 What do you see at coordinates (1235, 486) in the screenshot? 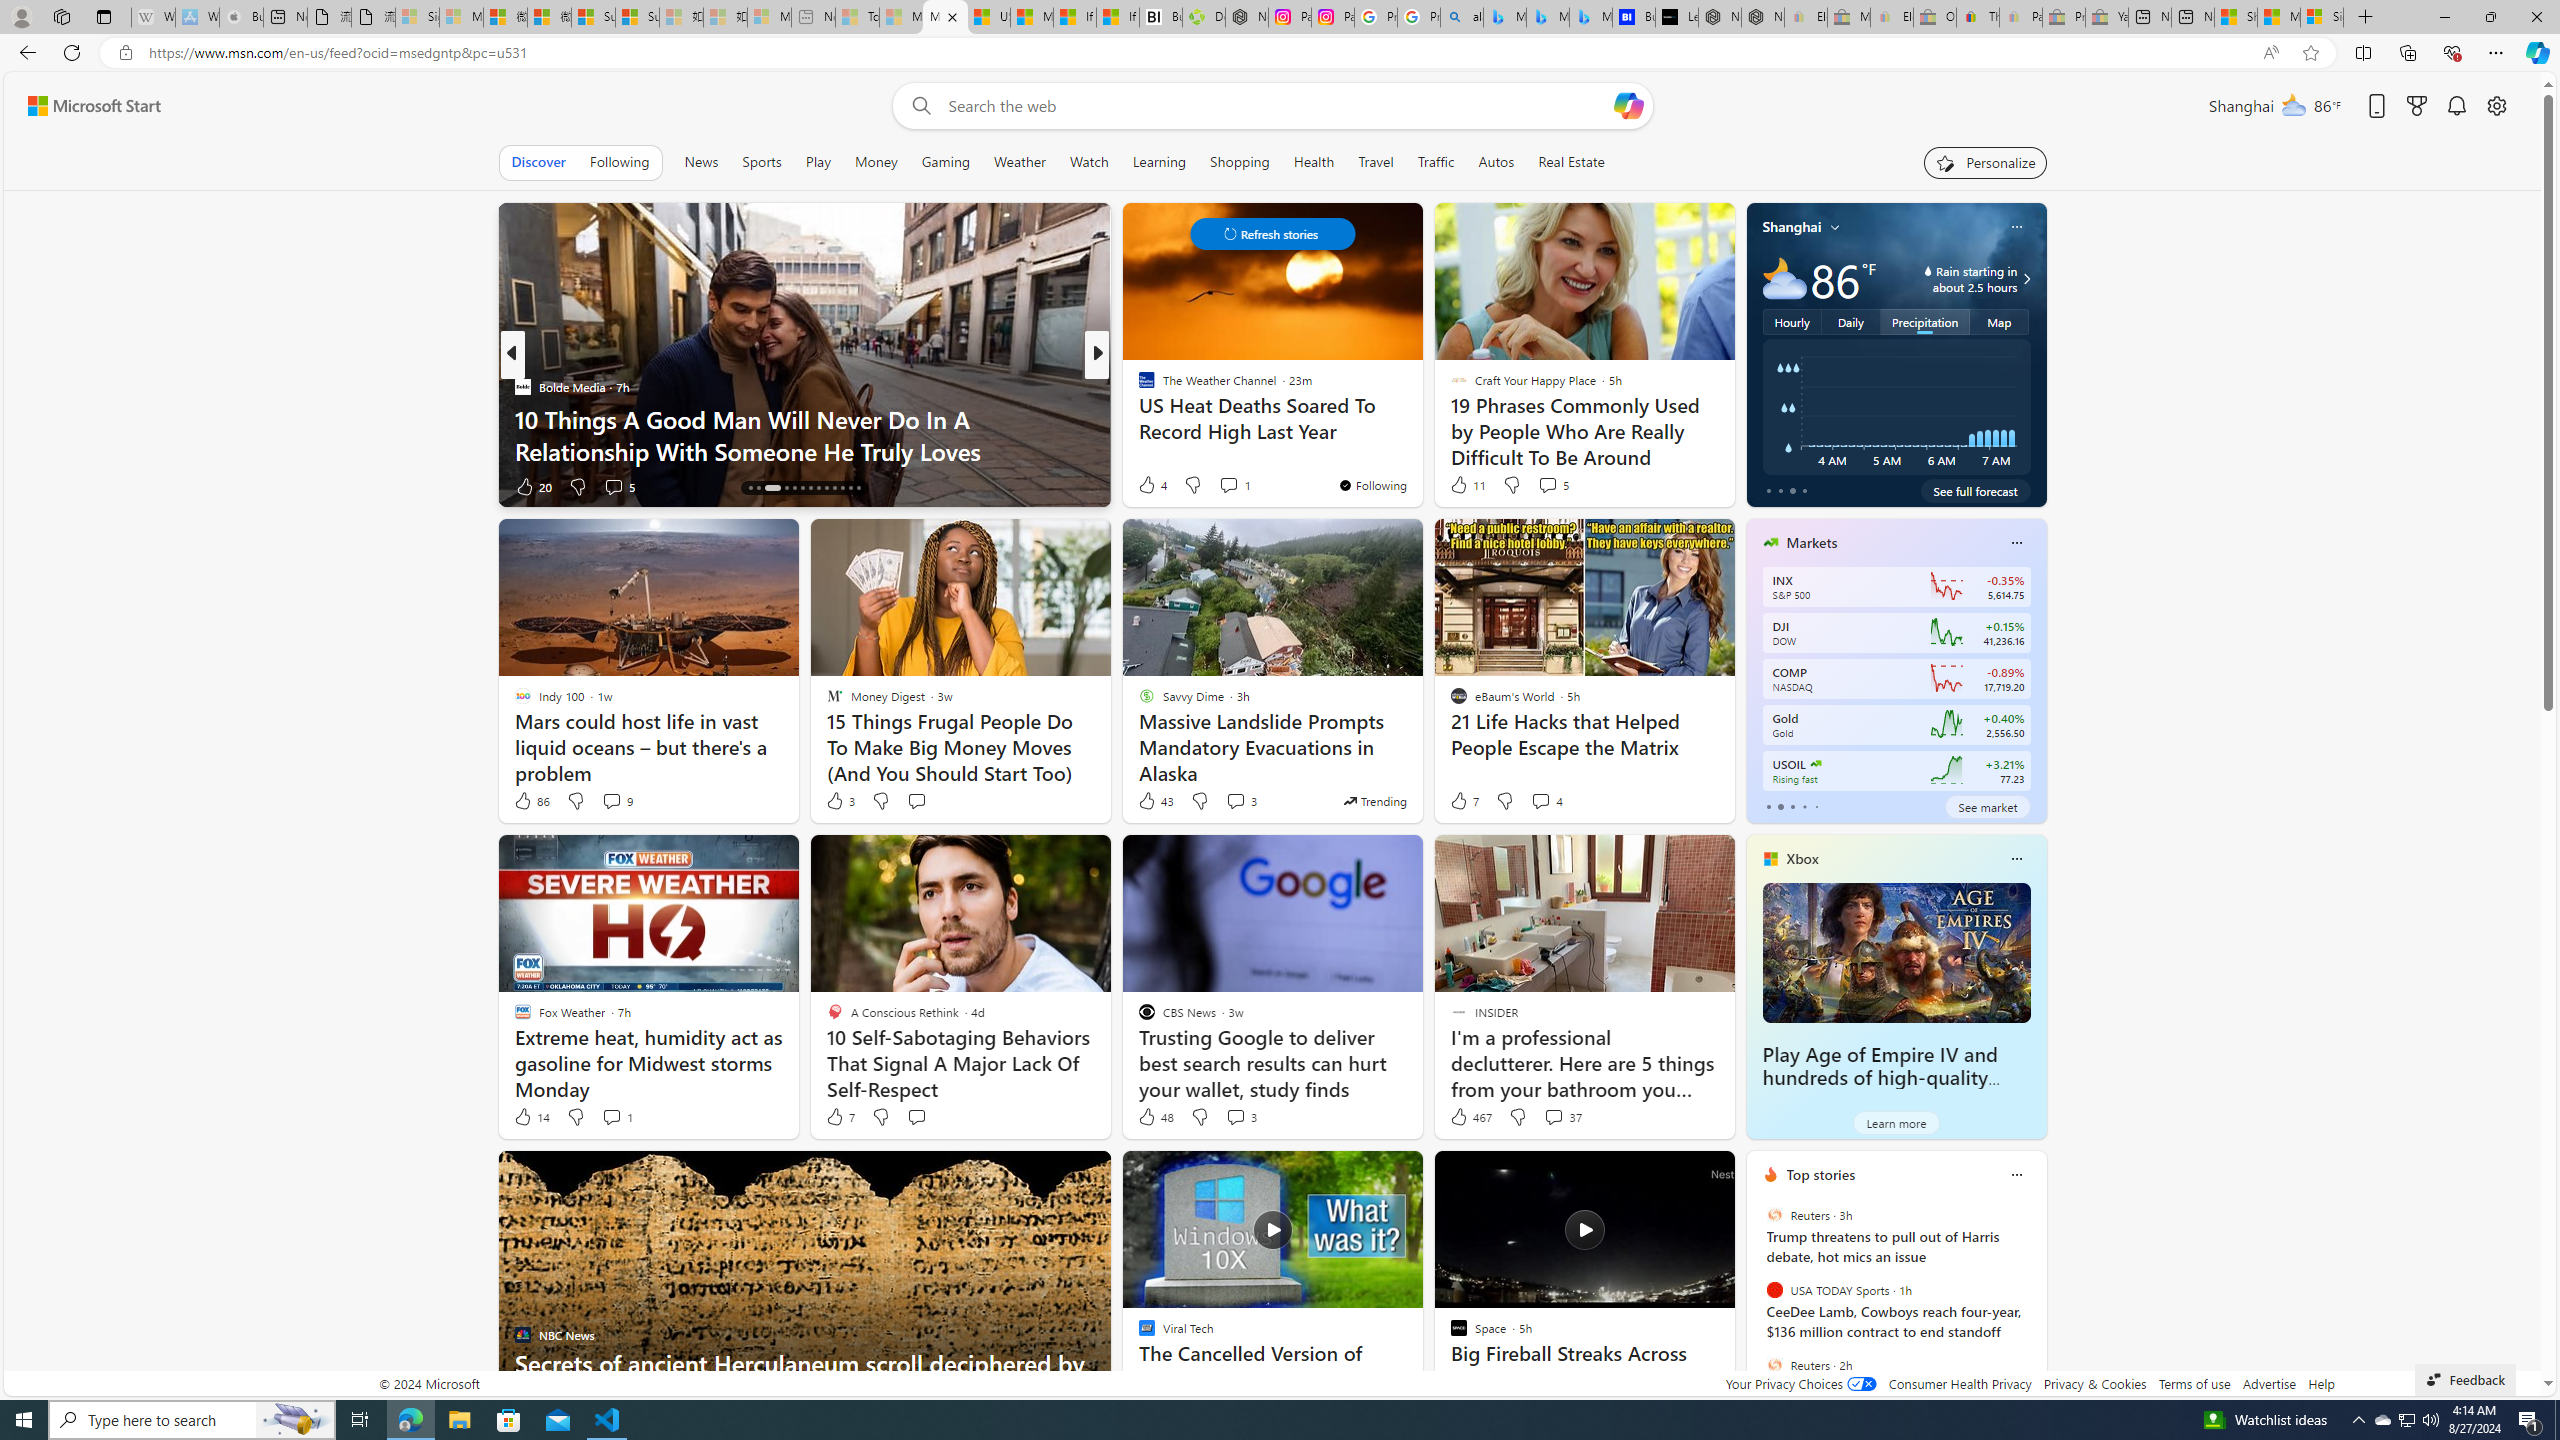
I see `'View comments 35 Comment'` at bounding box center [1235, 486].